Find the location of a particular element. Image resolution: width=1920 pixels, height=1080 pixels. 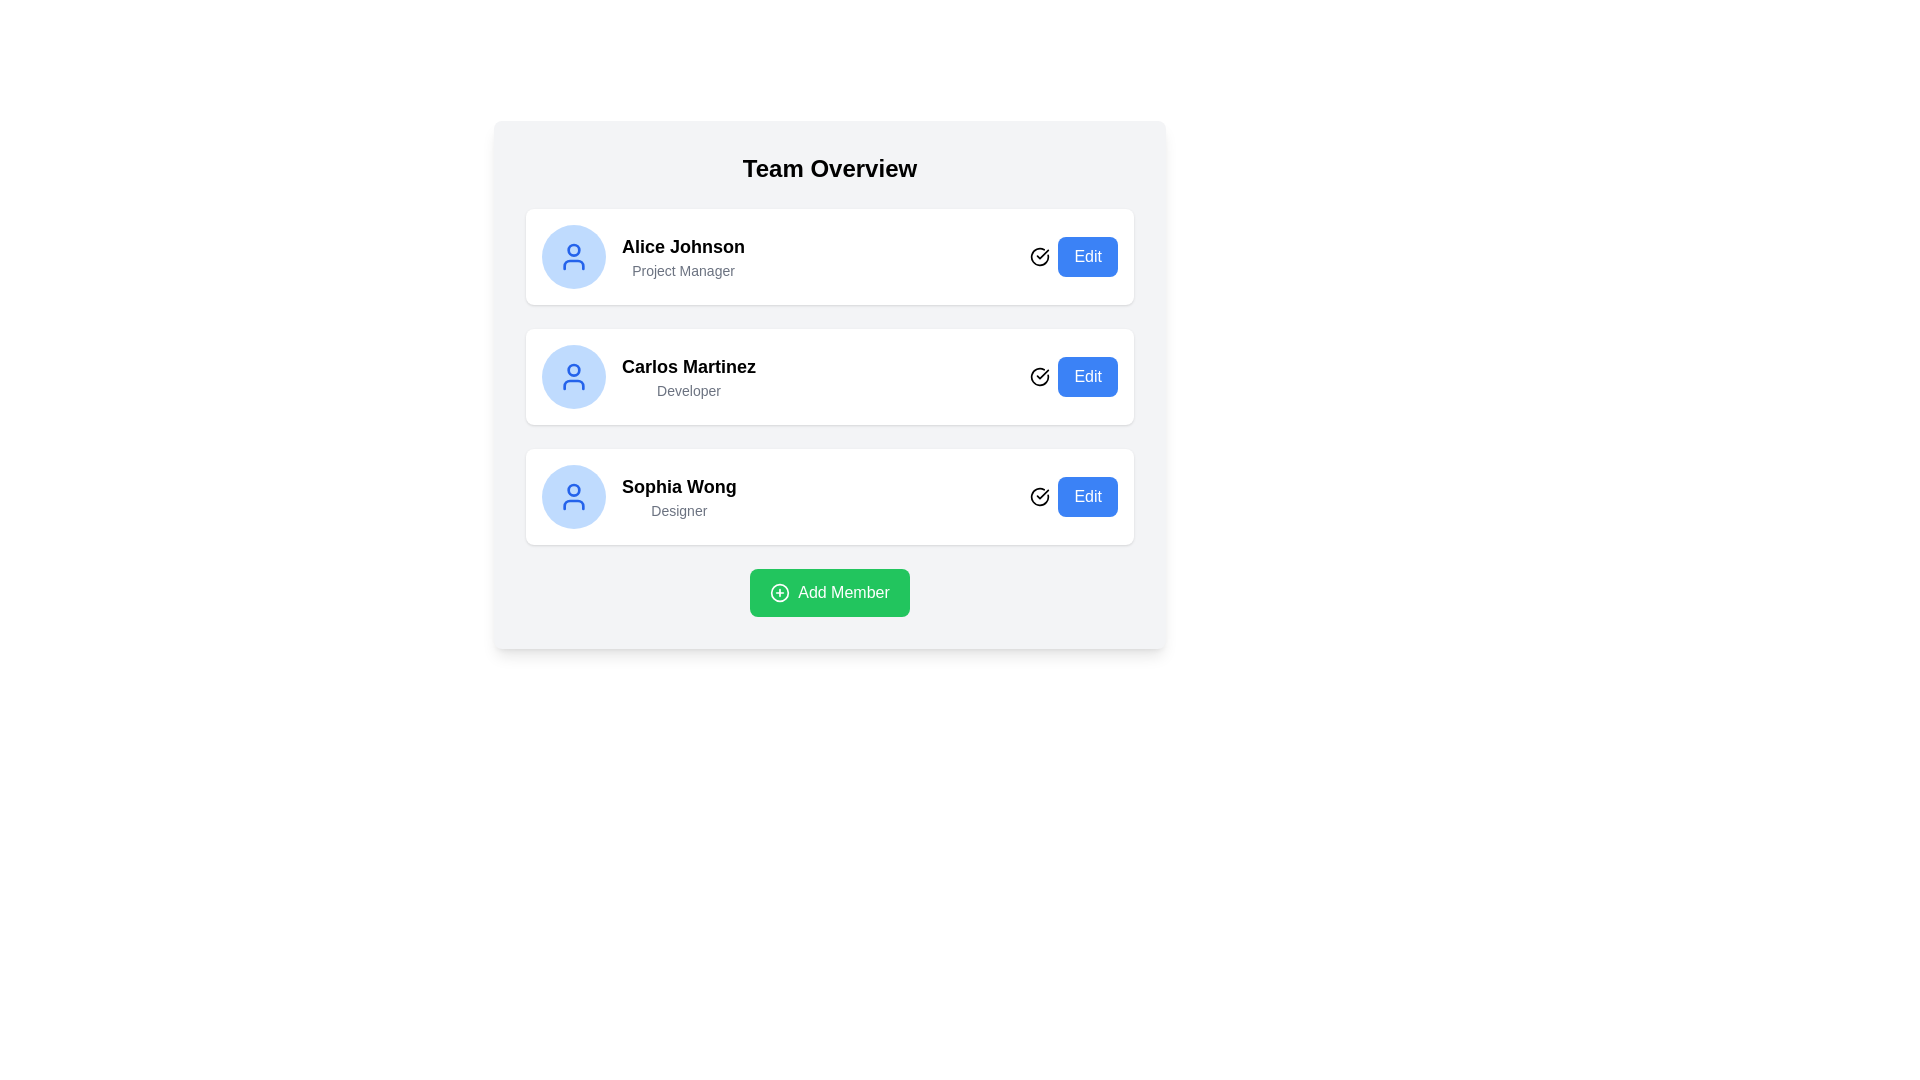

the text label that describes the professional role of Carlos Martinez, located directly beneath his name in the user profile block is located at coordinates (689, 390).